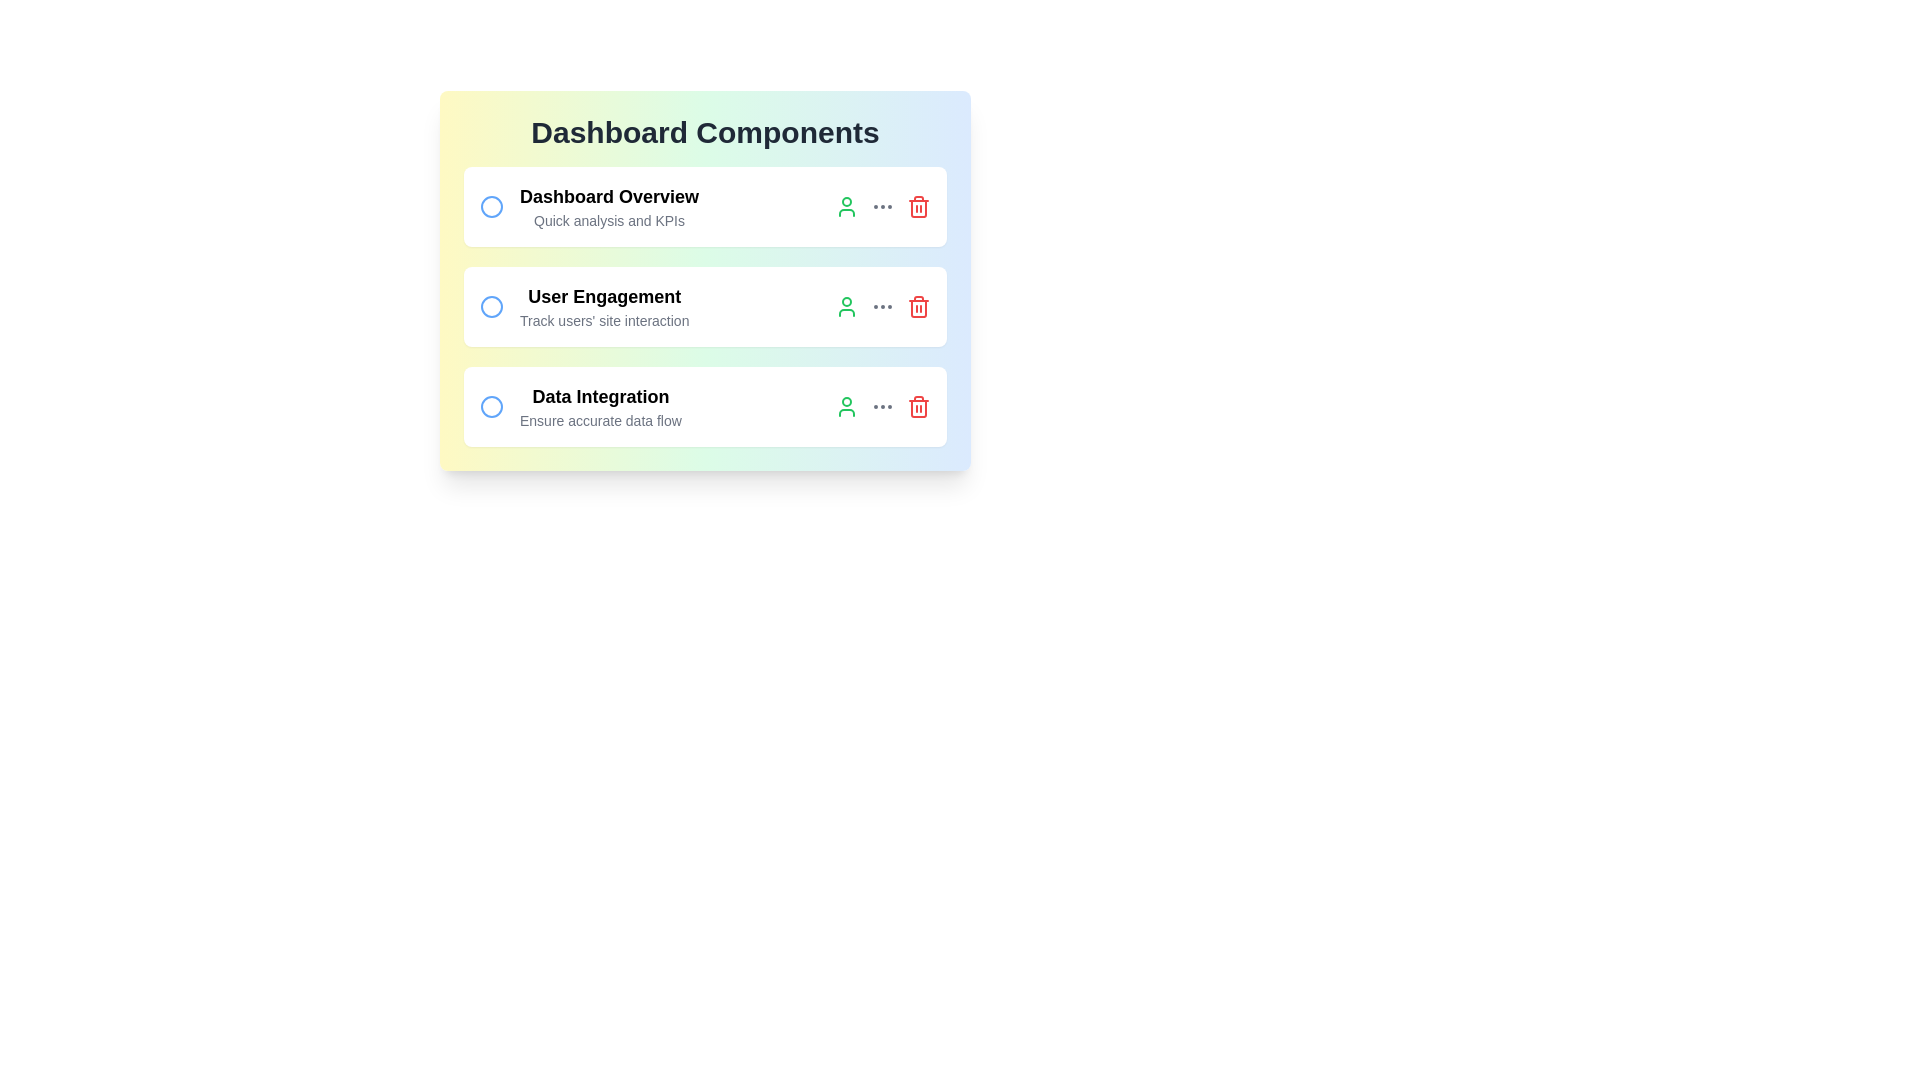 This screenshot has height=1080, width=1920. What do you see at coordinates (917, 207) in the screenshot?
I see `the trash icon to delete the task corresponding to Dashboard Overview` at bounding box center [917, 207].